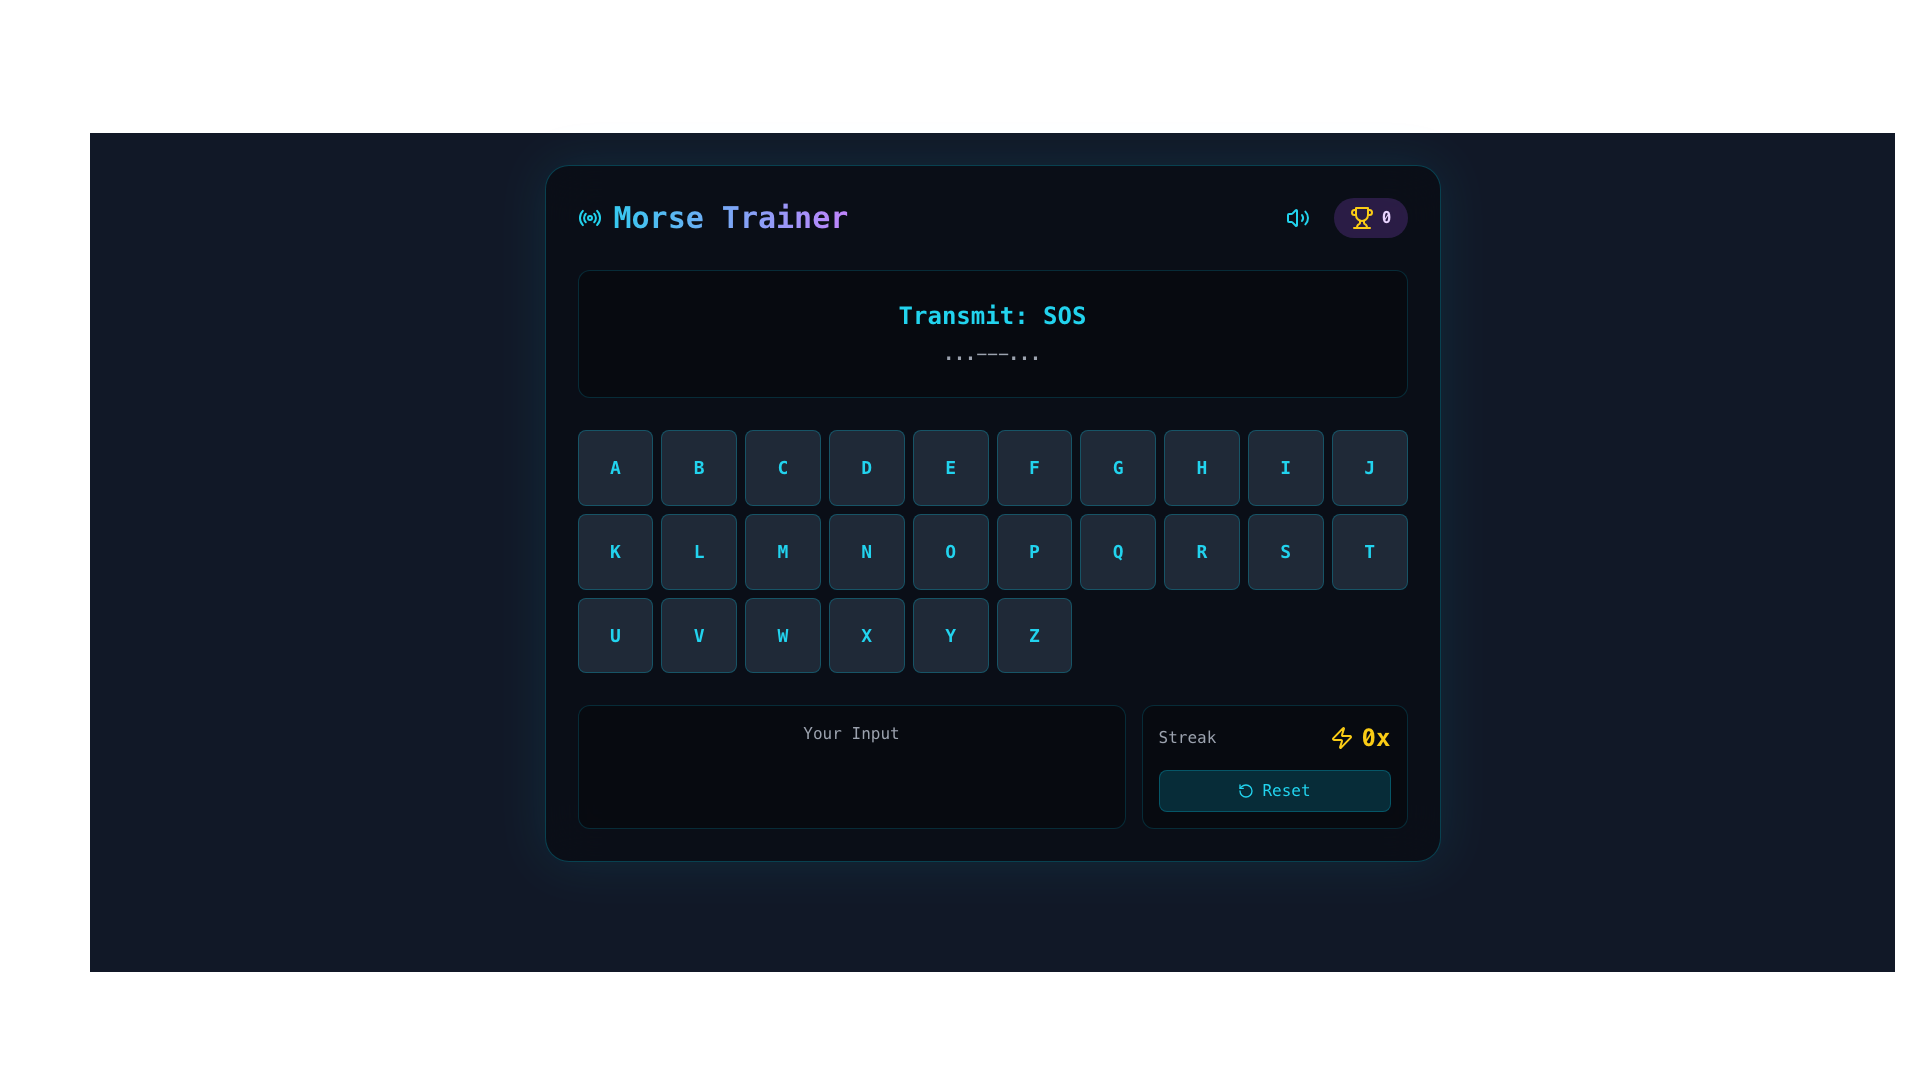  What do you see at coordinates (992, 333) in the screenshot?
I see `the Static text display that shows 'Transmit: SOS' in bold cyan font and '...---...' in gray font, which is centrally aligned on a dark rectangular background` at bounding box center [992, 333].